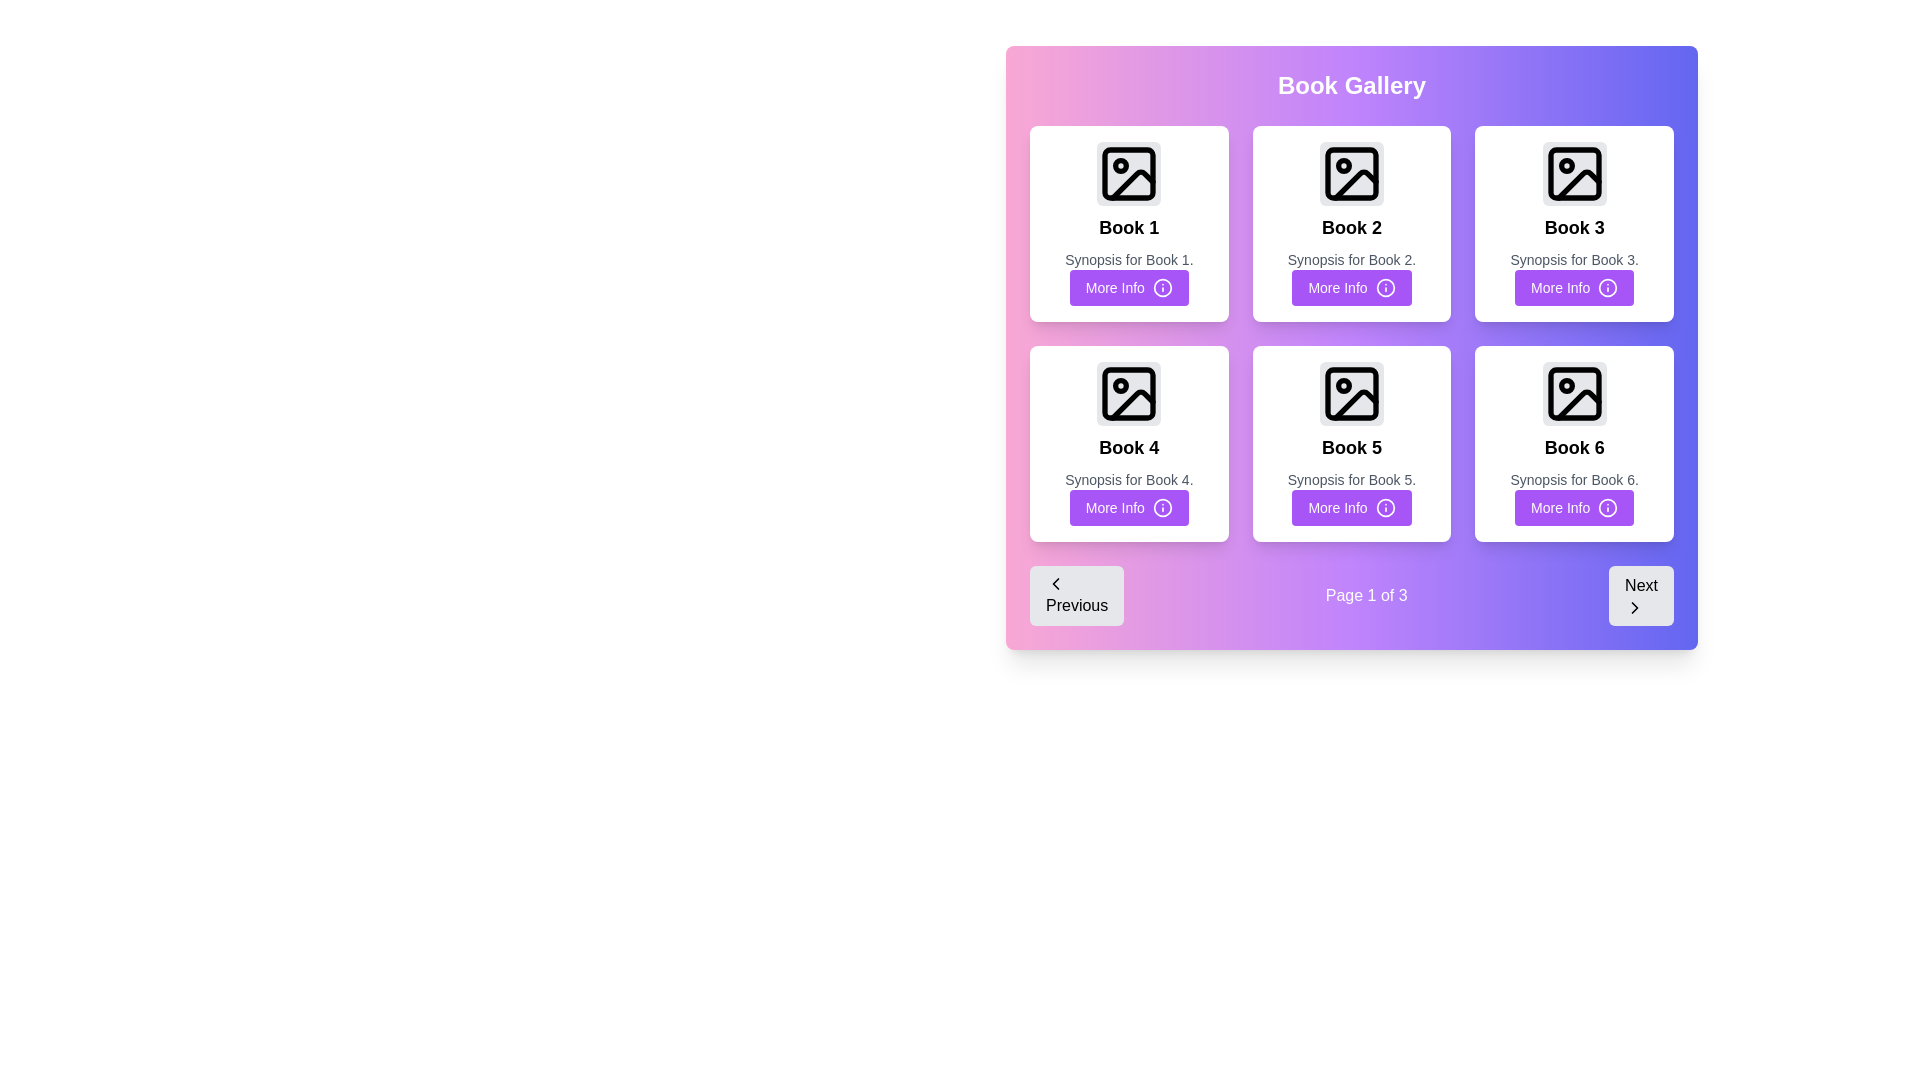 This screenshot has height=1080, width=1920. What do you see at coordinates (1129, 172) in the screenshot?
I see `the icon representing an image with a circular detail and a diagonal line, located in the 'Book Gallery' section, directly above the label 'Book 1'` at bounding box center [1129, 172].